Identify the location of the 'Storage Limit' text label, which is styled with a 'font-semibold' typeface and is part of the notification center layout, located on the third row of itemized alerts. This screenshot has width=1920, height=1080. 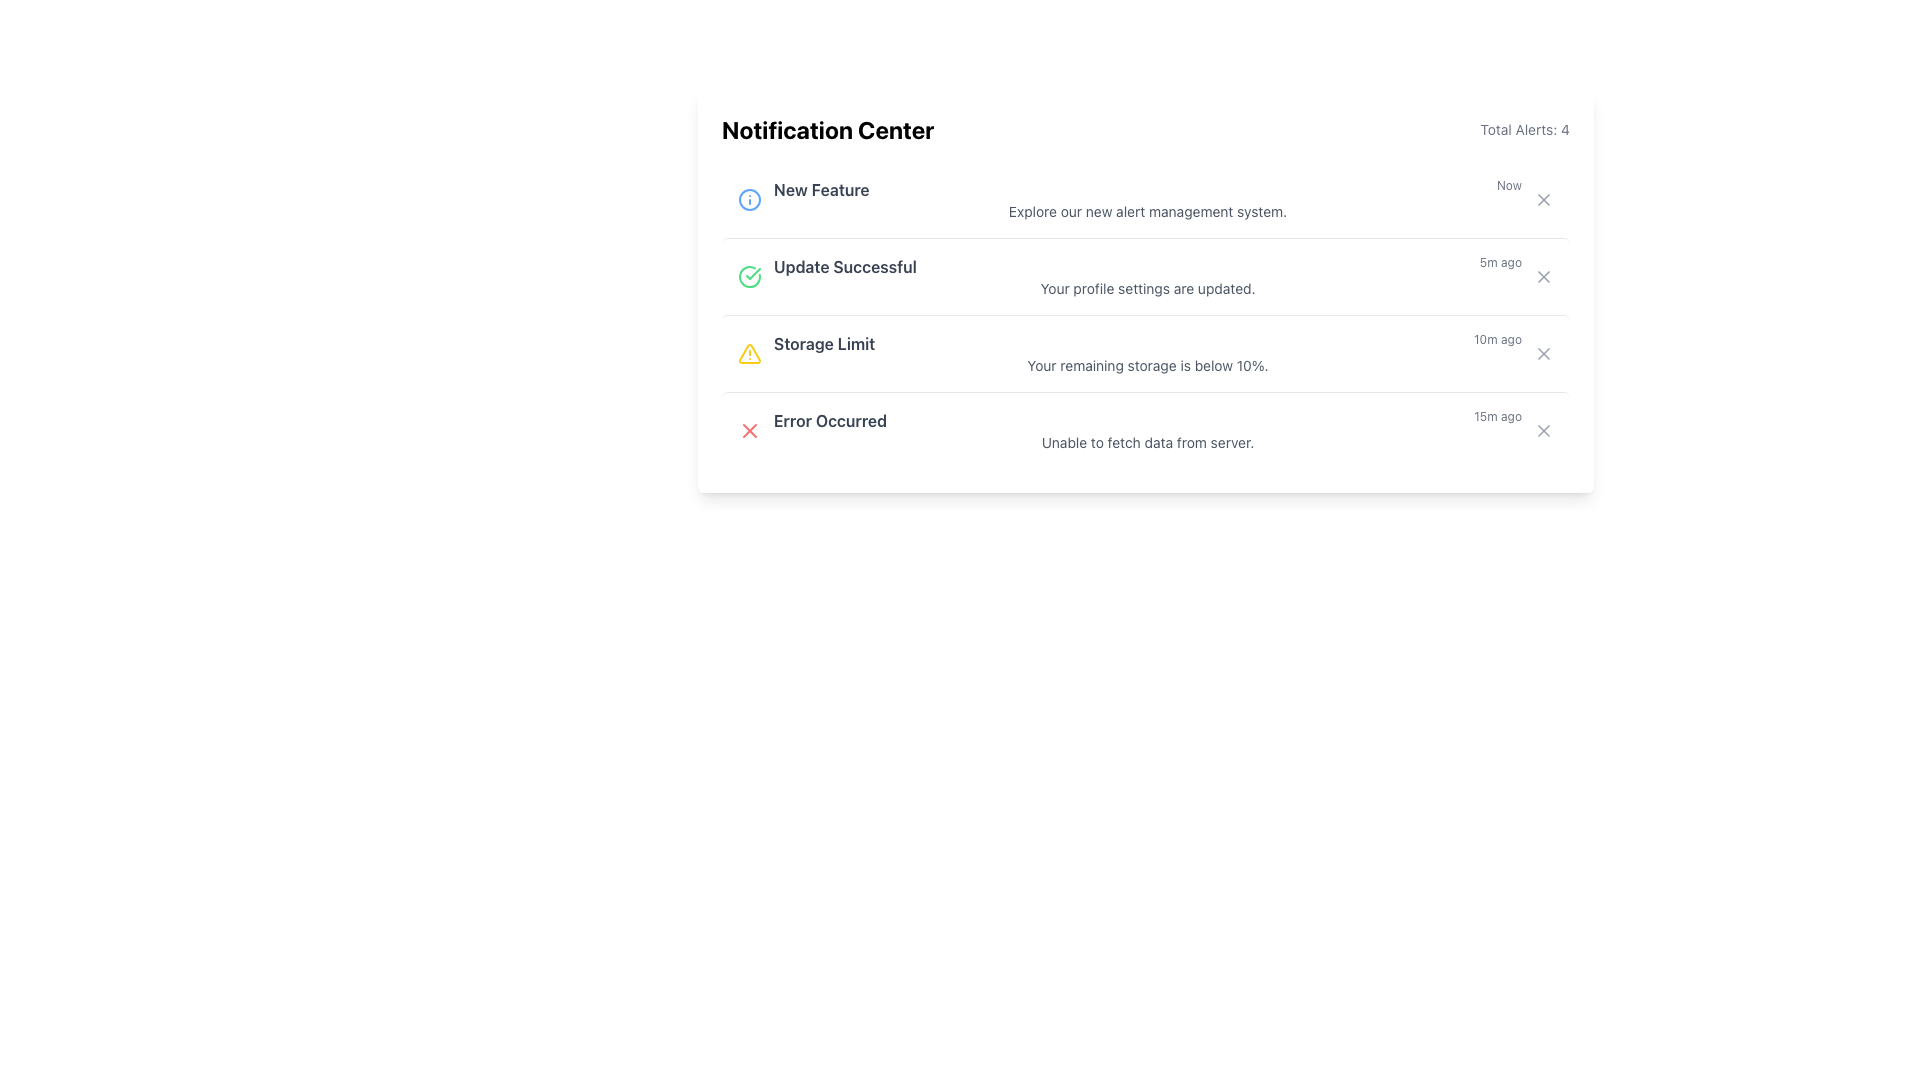
(824, 342).